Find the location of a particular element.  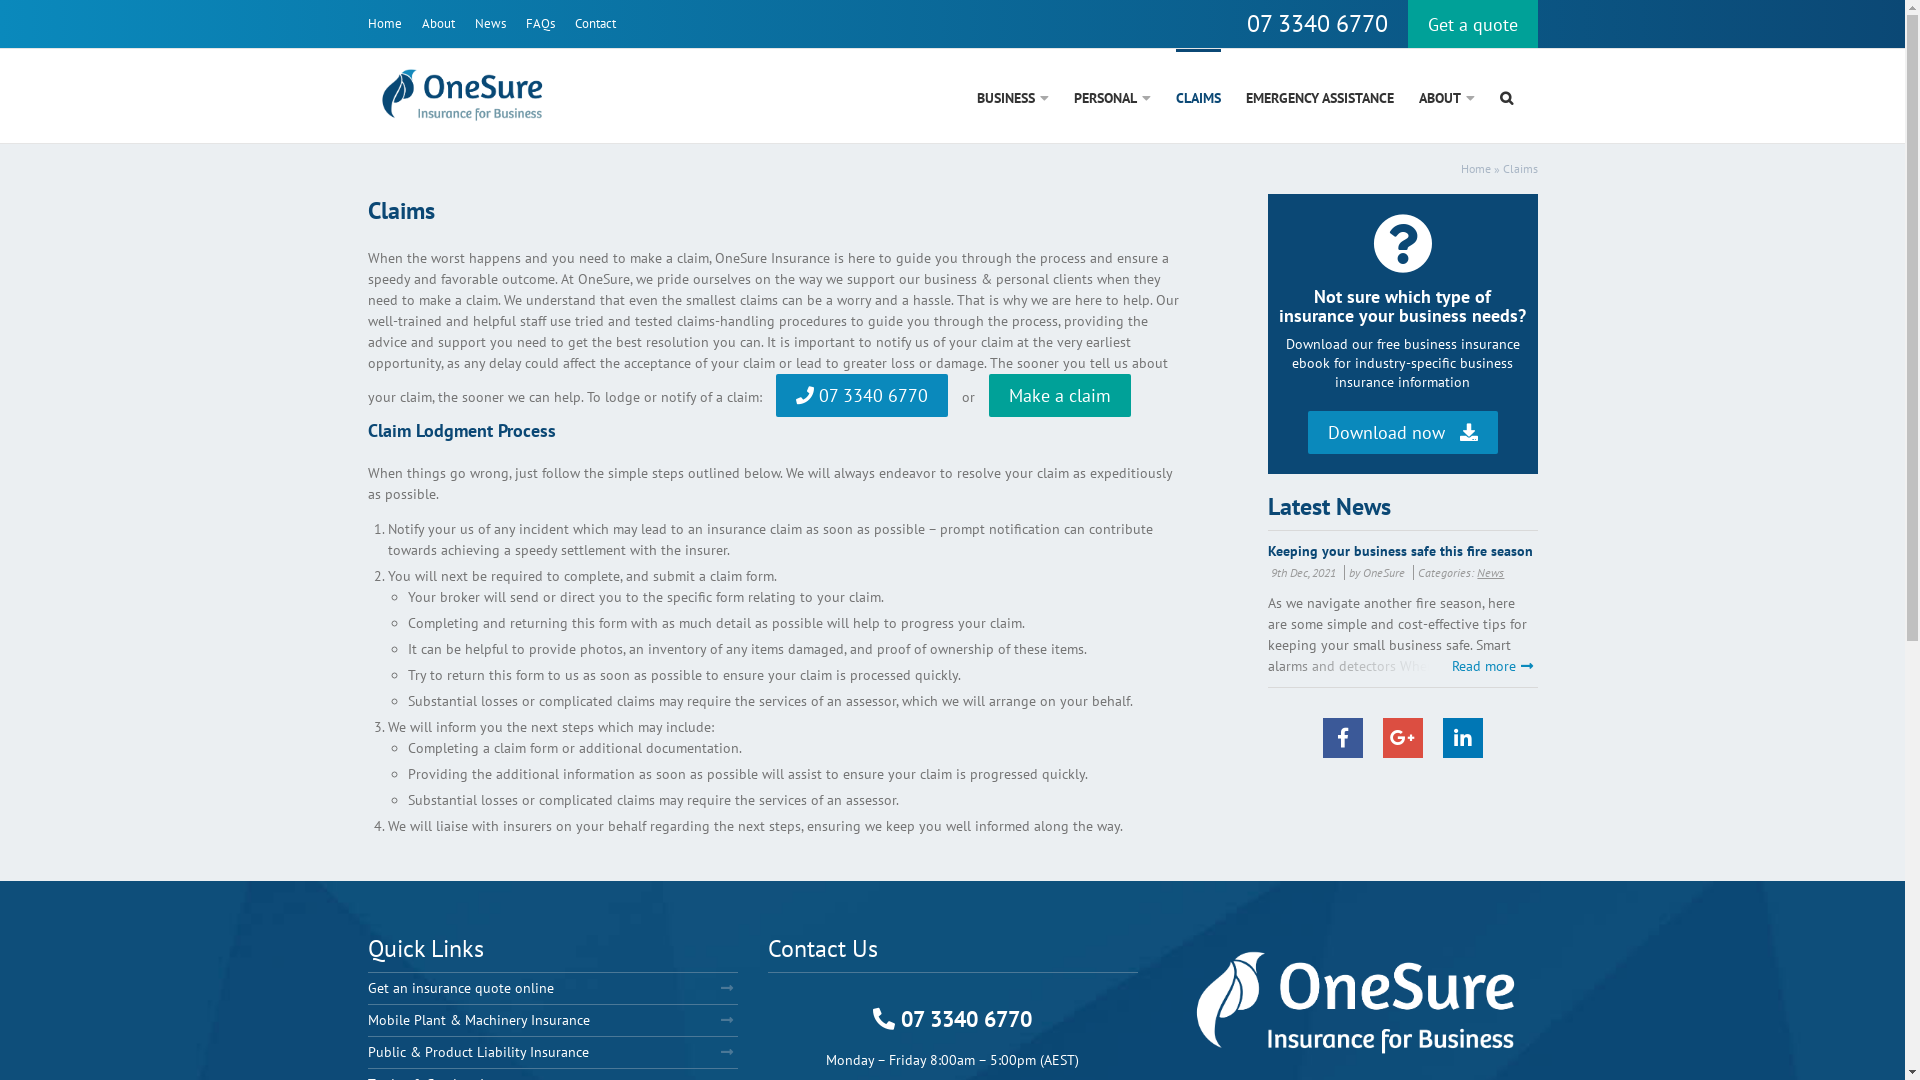

'Download now' is located at coordinates (1401, 430).